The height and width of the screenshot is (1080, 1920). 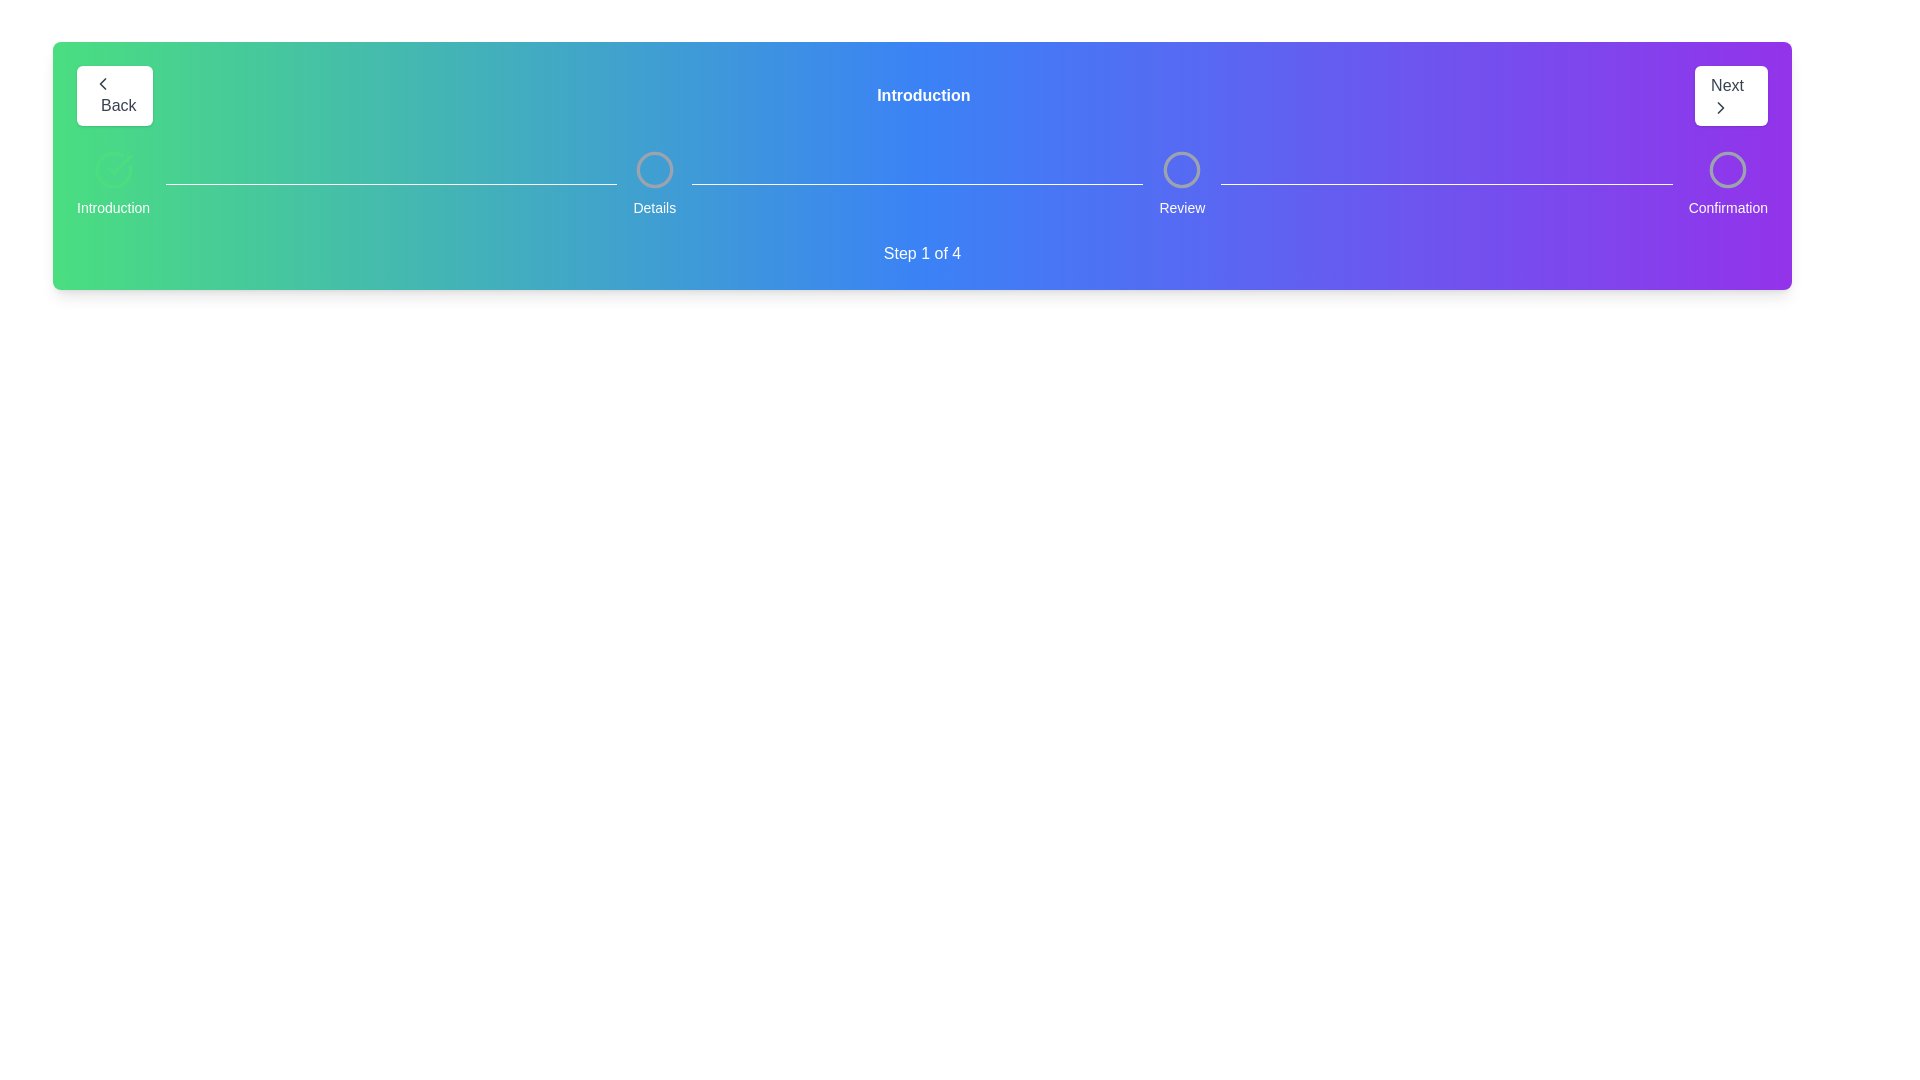 I want to click on the right-facing chevron icon inside the 'Next' button, so click(x=1720, y=108).